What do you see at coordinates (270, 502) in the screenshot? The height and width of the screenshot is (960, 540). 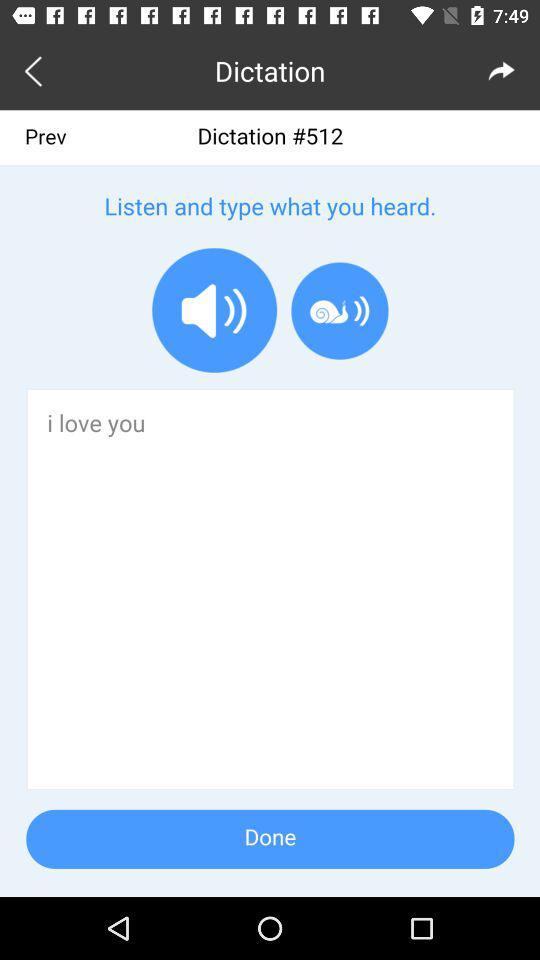 I see `done` at bounding box center [270, 502].